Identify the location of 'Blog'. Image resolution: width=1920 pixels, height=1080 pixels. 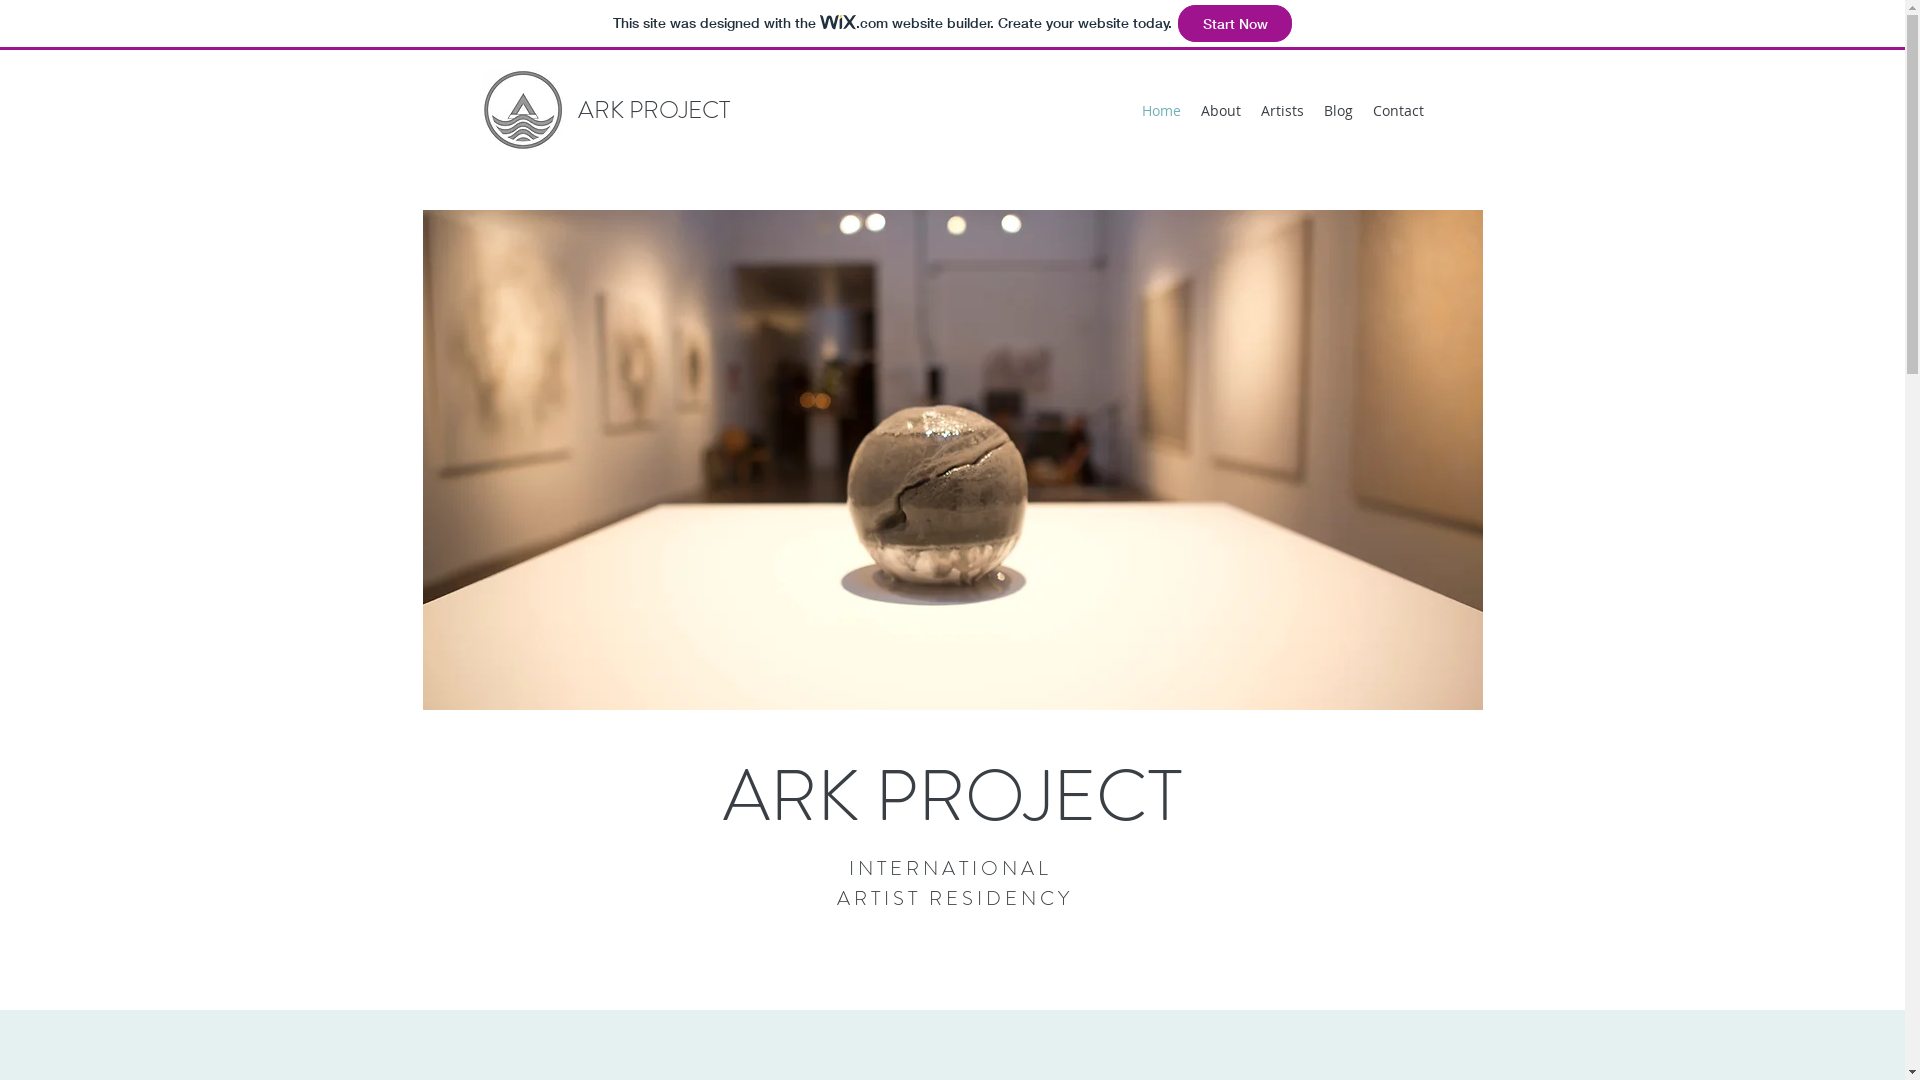
(1338, 111).